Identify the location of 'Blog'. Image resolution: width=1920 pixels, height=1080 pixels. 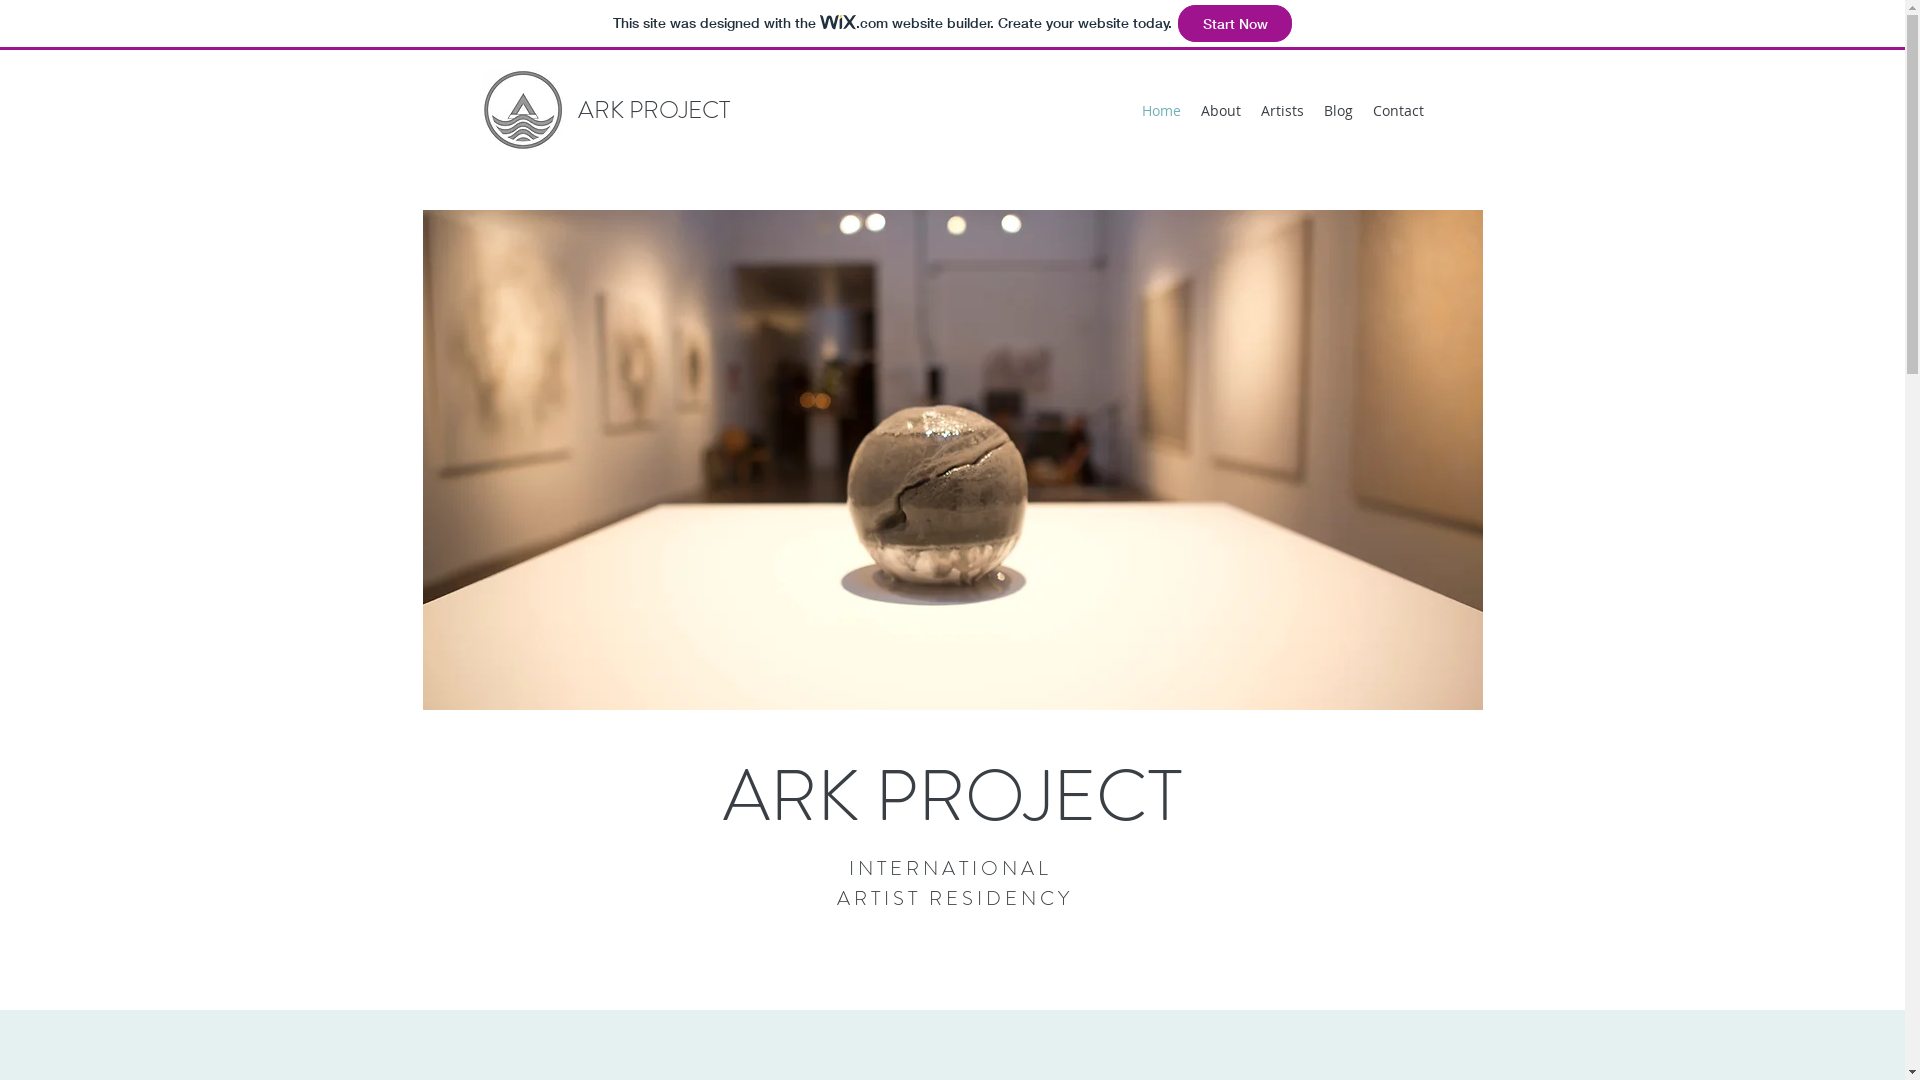
(1338, 111).